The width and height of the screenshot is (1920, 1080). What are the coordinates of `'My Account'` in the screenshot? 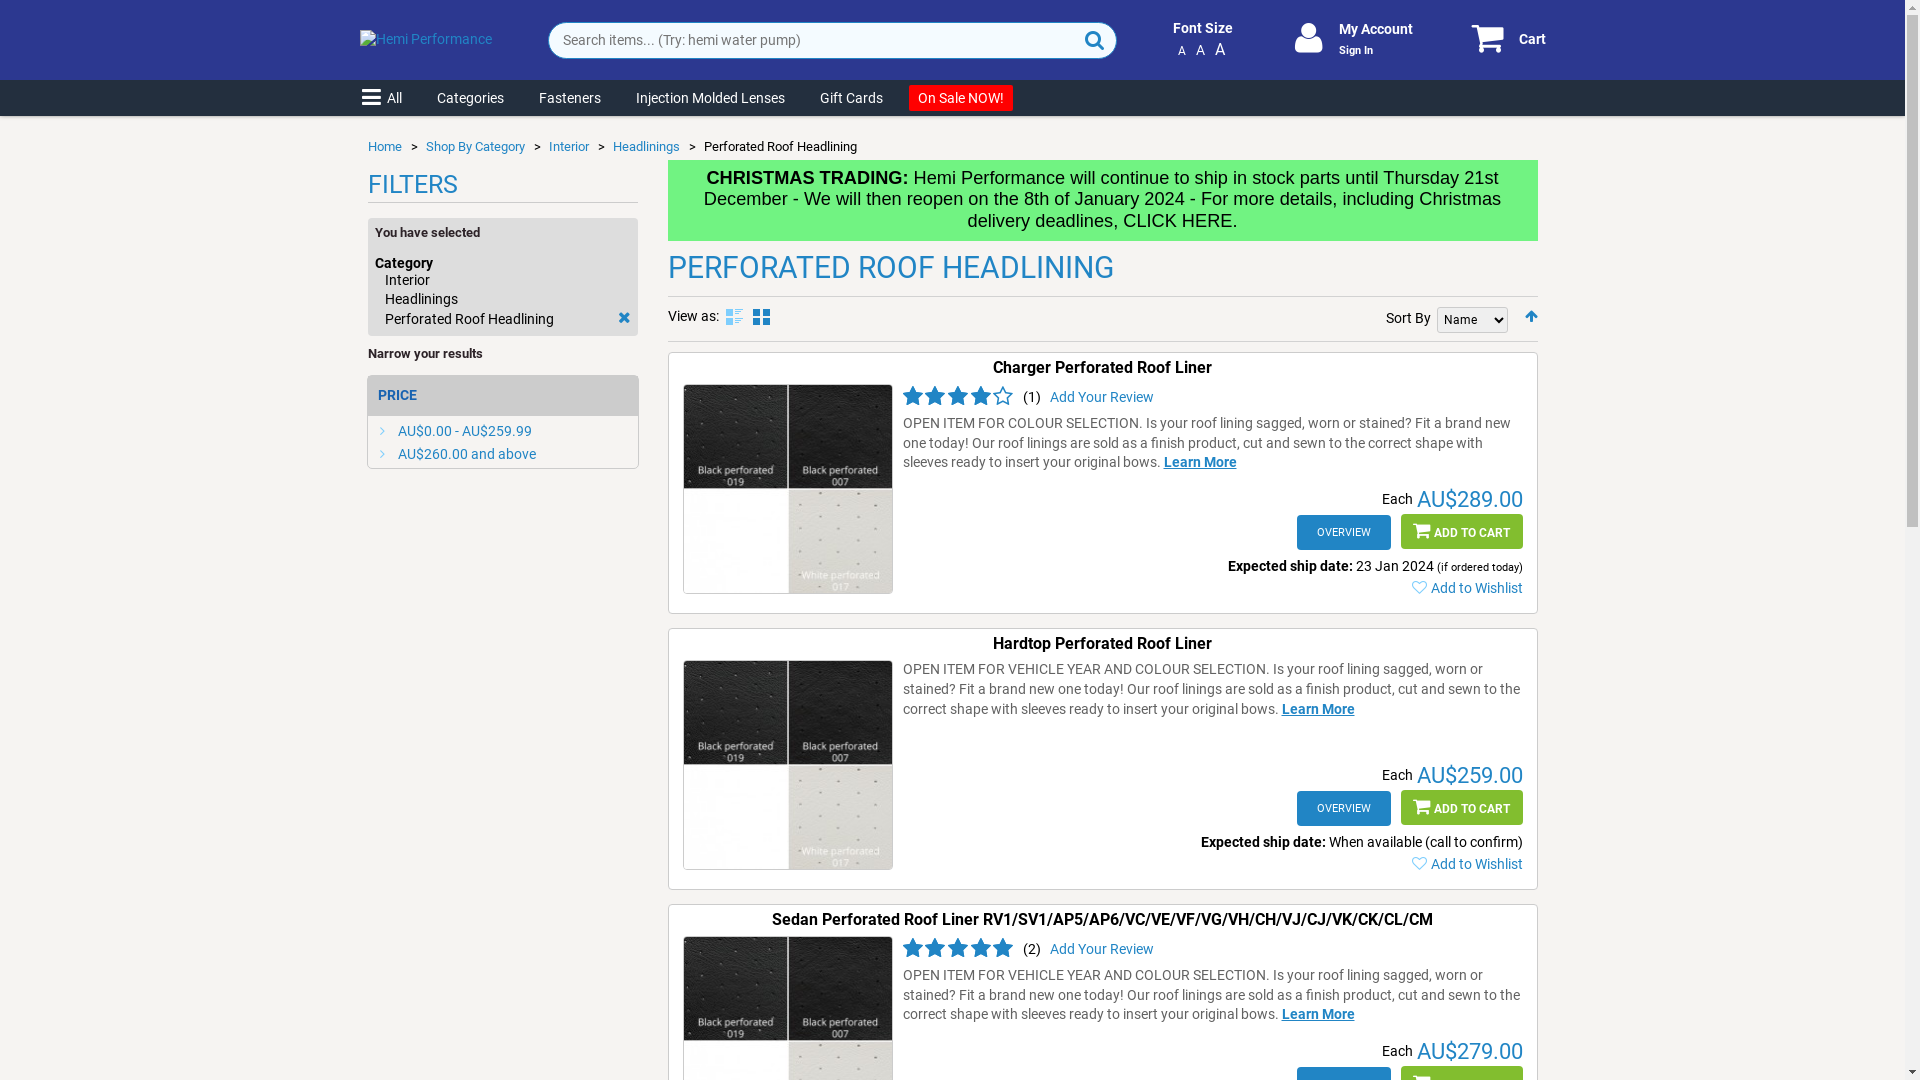 It's located at (1373, 29).